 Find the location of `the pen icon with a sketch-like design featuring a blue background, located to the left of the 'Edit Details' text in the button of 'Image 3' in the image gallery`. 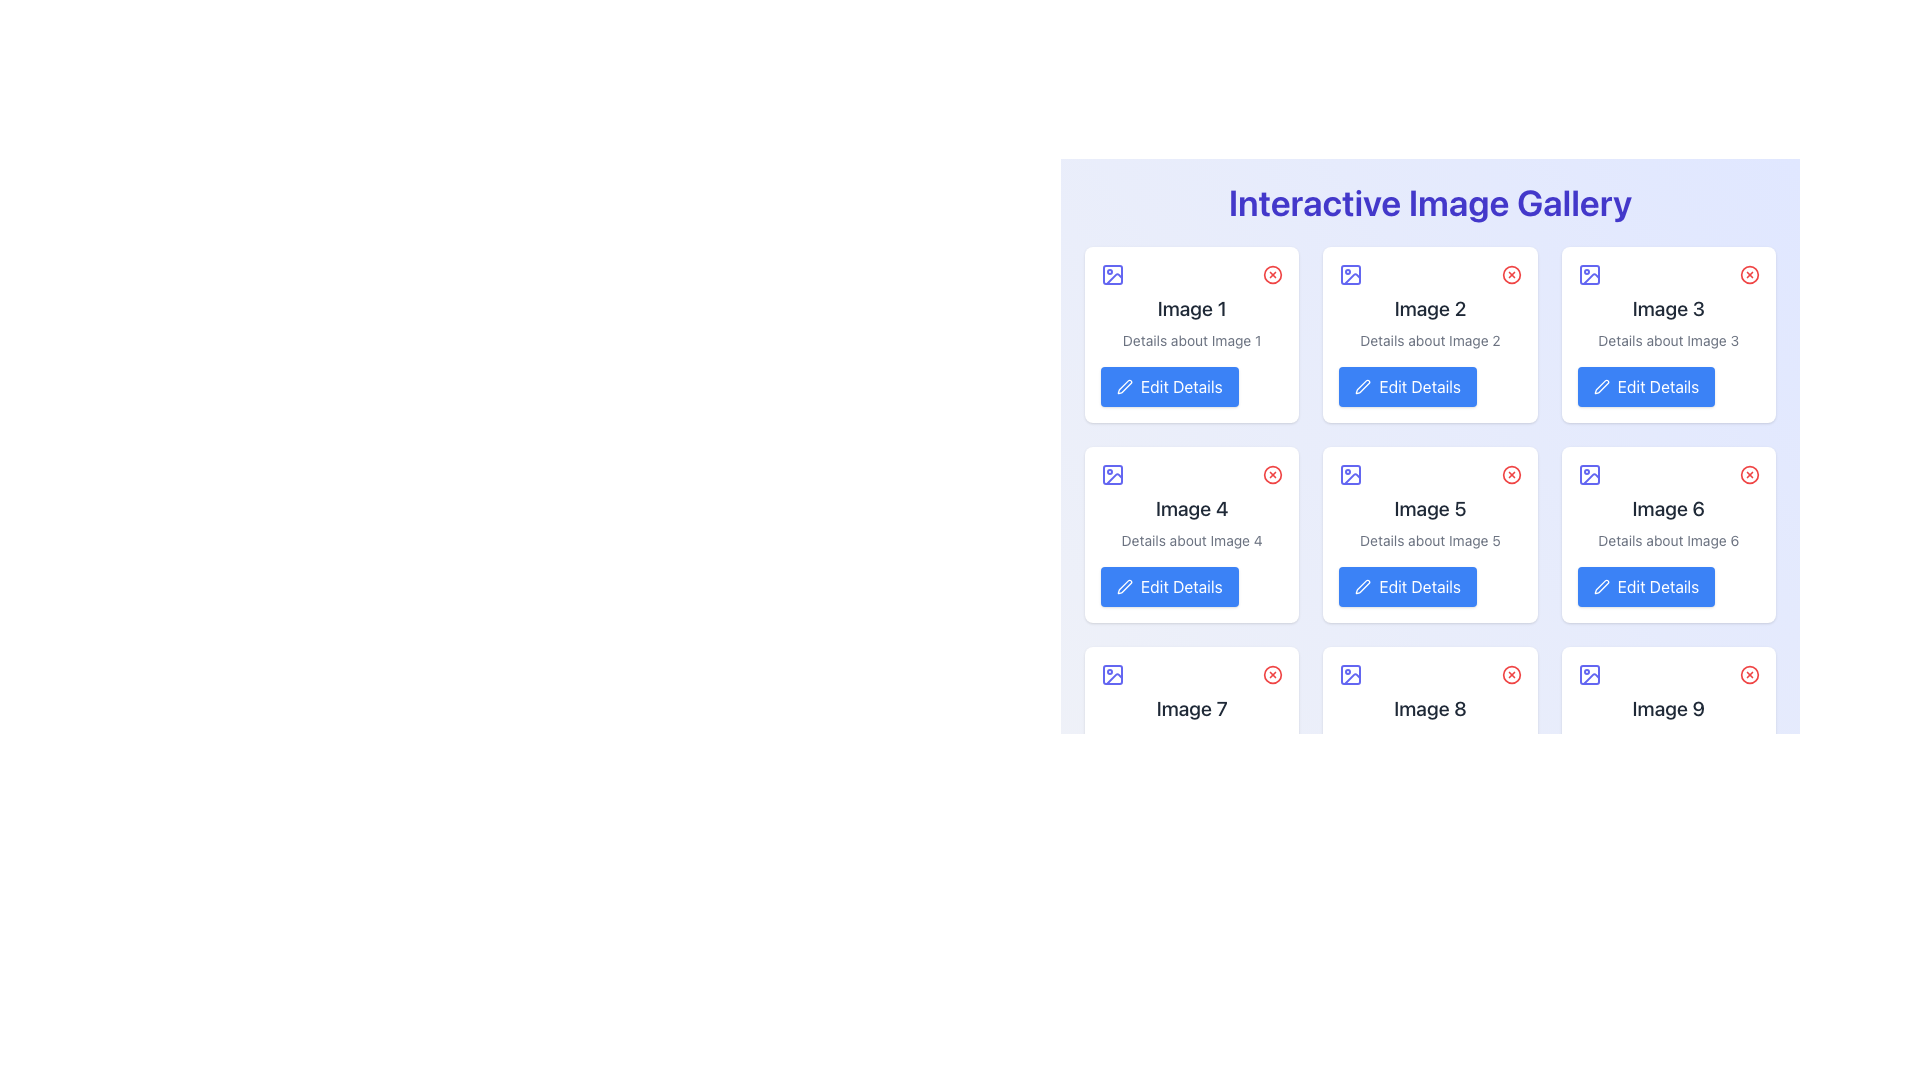

the pen icon with a sketch-like design featuring a blue background, located to the left of the 'Edit Details' text in the button of 'Image 3' in the image gallery is located at coordinates (1601, 386).